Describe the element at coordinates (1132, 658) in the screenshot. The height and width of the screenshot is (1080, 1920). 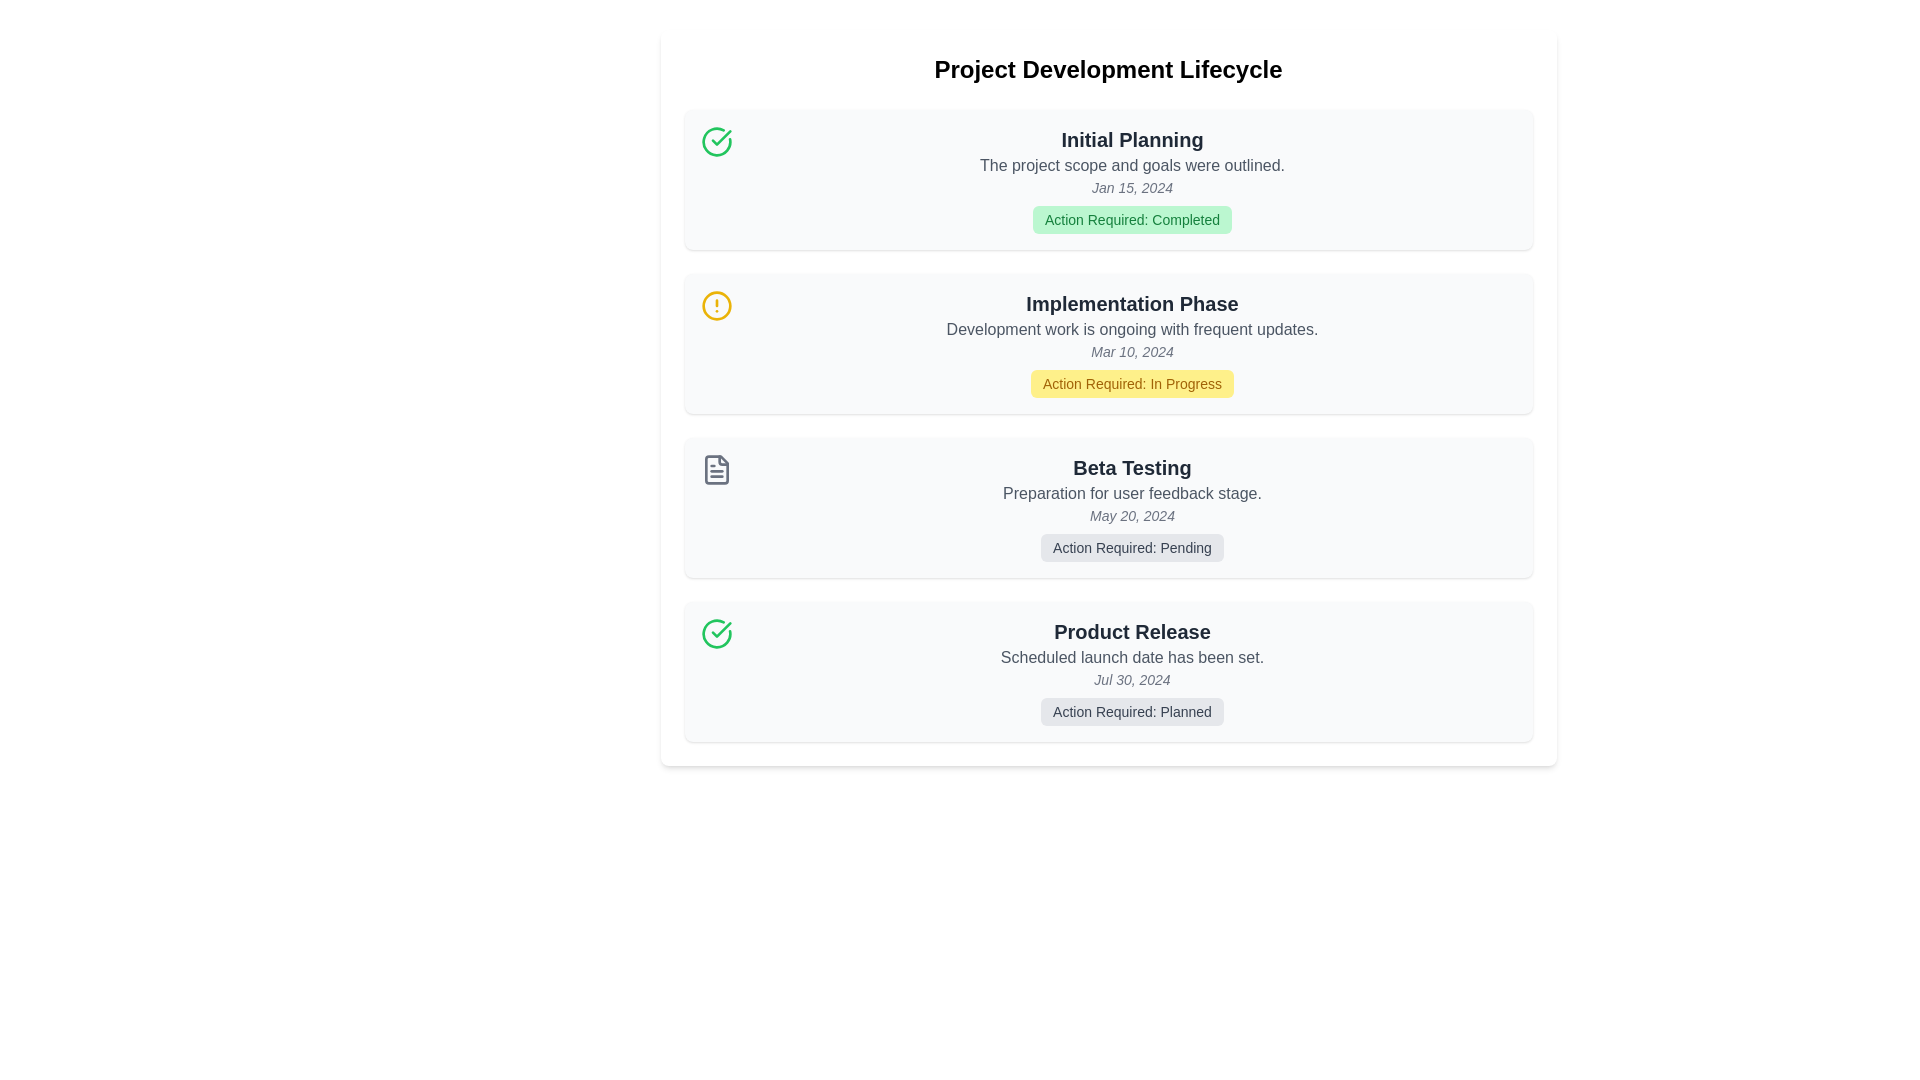
I see `the static text that conveys the scheduled launch date message, located below the title 'Product Release' and above the date 'Jul 30, 2024'` at that location.